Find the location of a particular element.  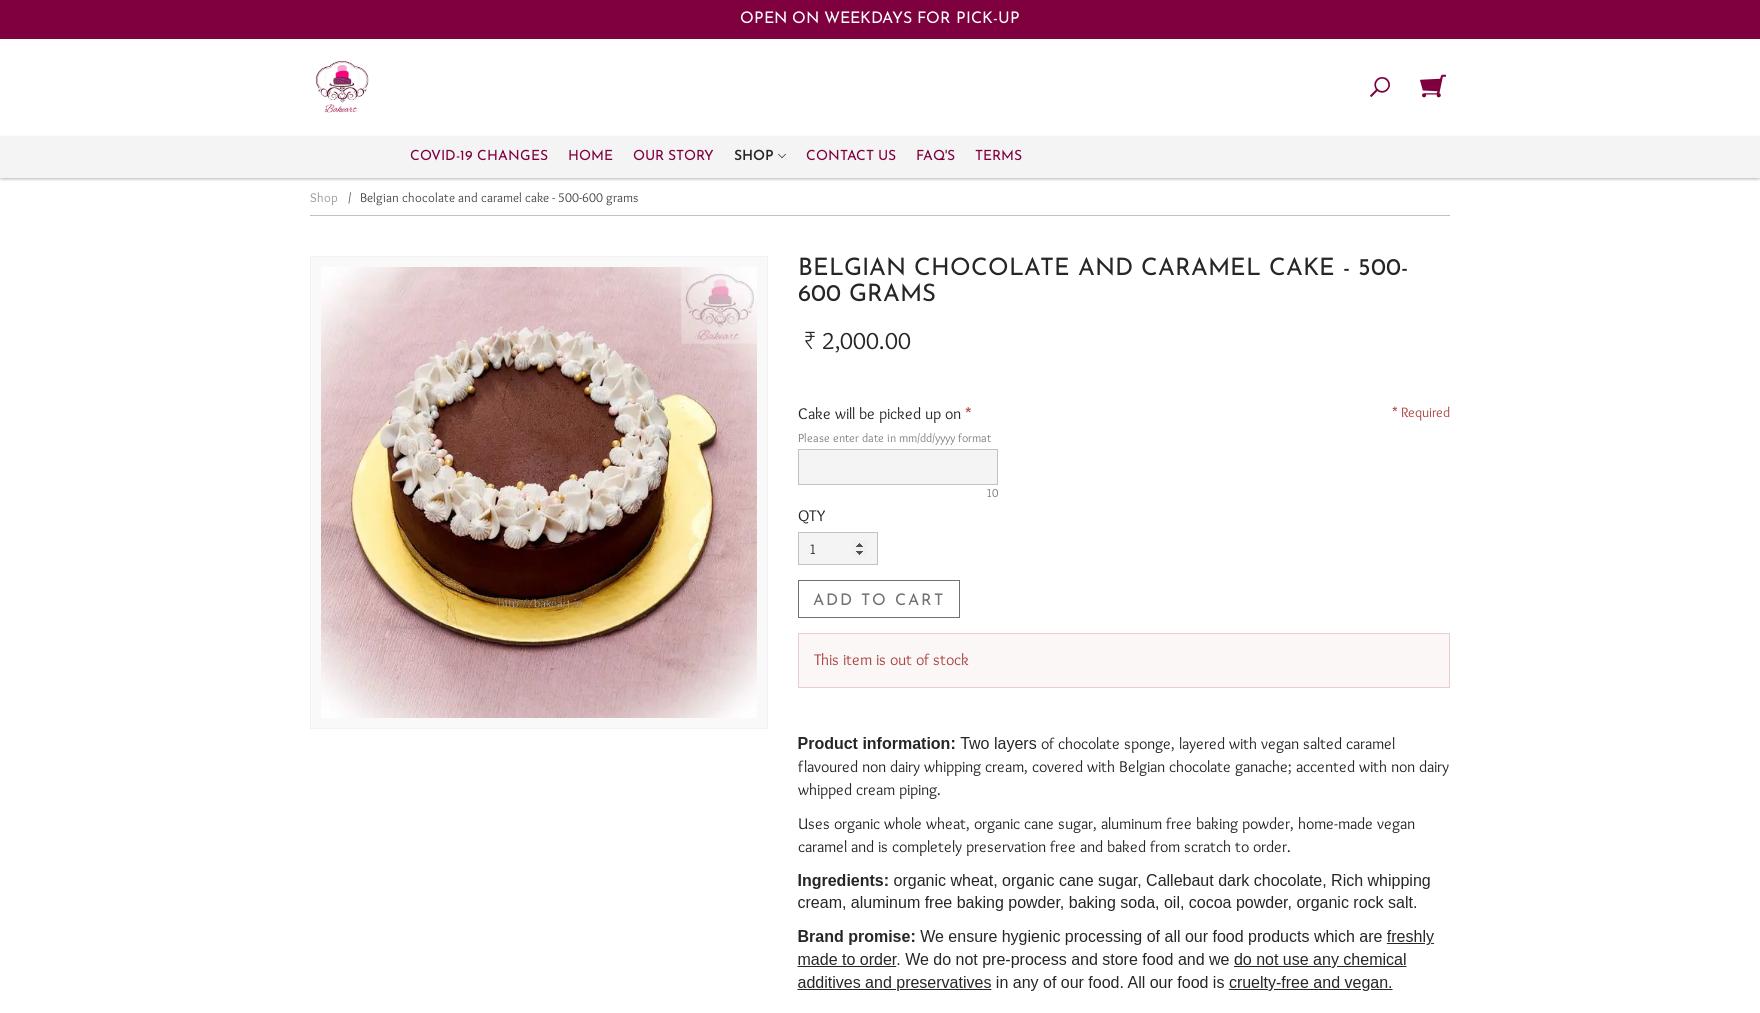

'of chocolate sponge, layered with vegan salted caramel flavoured non dairy whipping cream, covered with Belgian chocolate ganache; accented with non dairy whipped cream piping.' is located at coordinates (1121, 766).